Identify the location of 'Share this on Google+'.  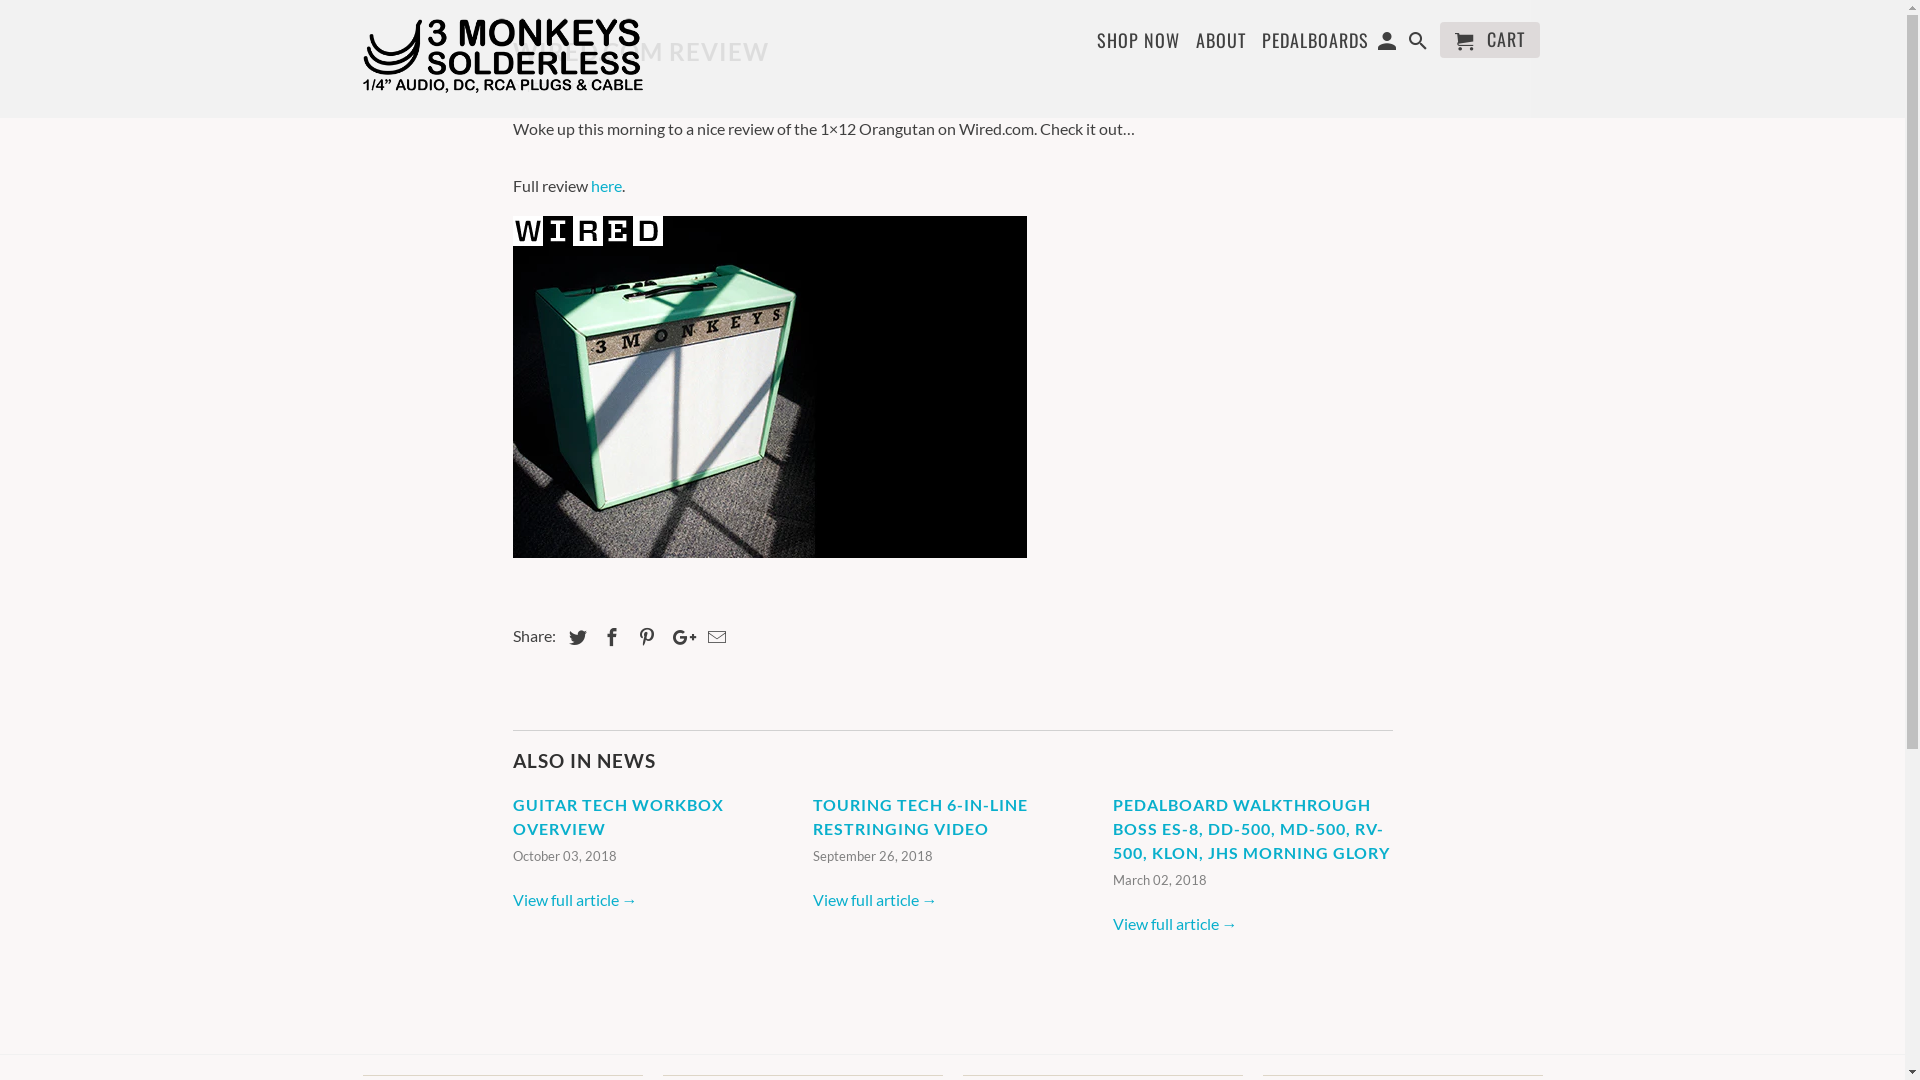
(678, 636).